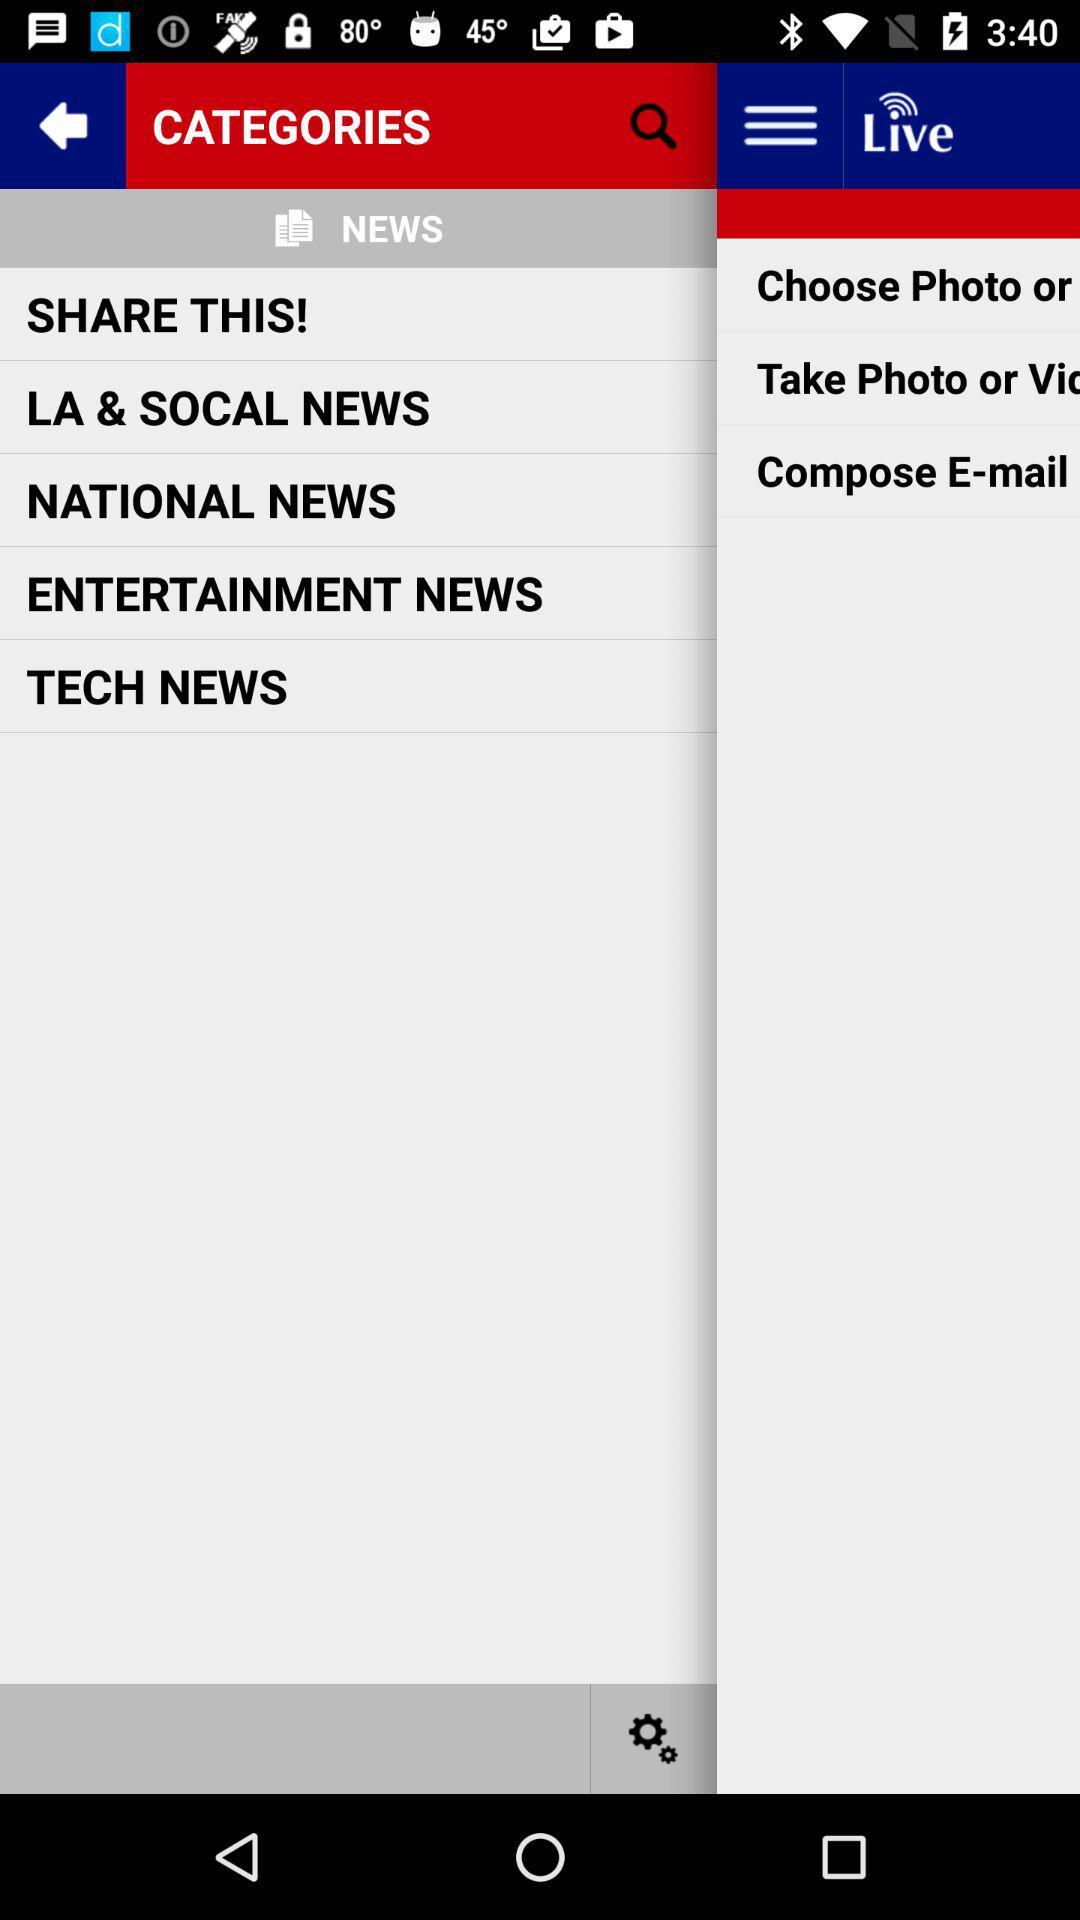  I want to click on item above the entertainment news, so click(211, 499).